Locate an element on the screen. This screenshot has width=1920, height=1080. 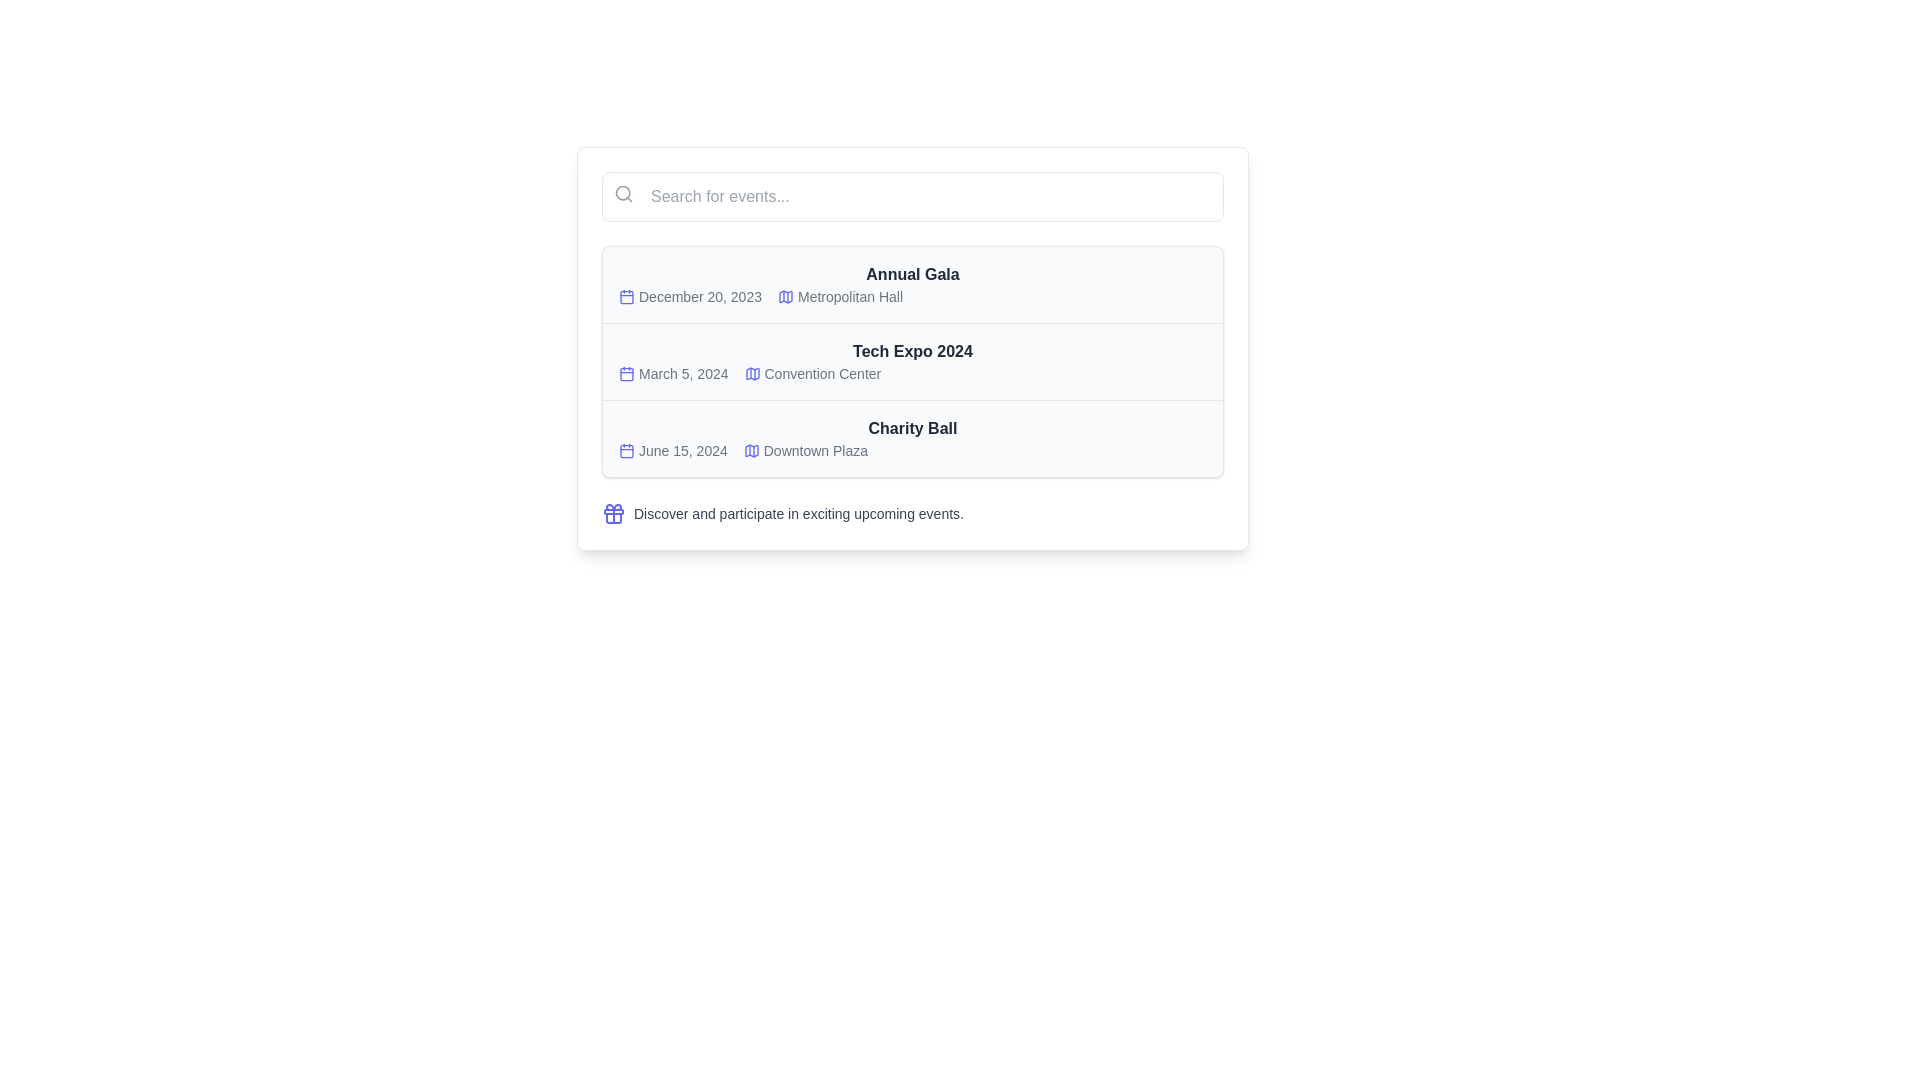
the Text Label that indicates the name of the location associated with the first event in the list, located next to the calendar icon and below the 'Annual Gala' header is located at coordinates (850, 297).